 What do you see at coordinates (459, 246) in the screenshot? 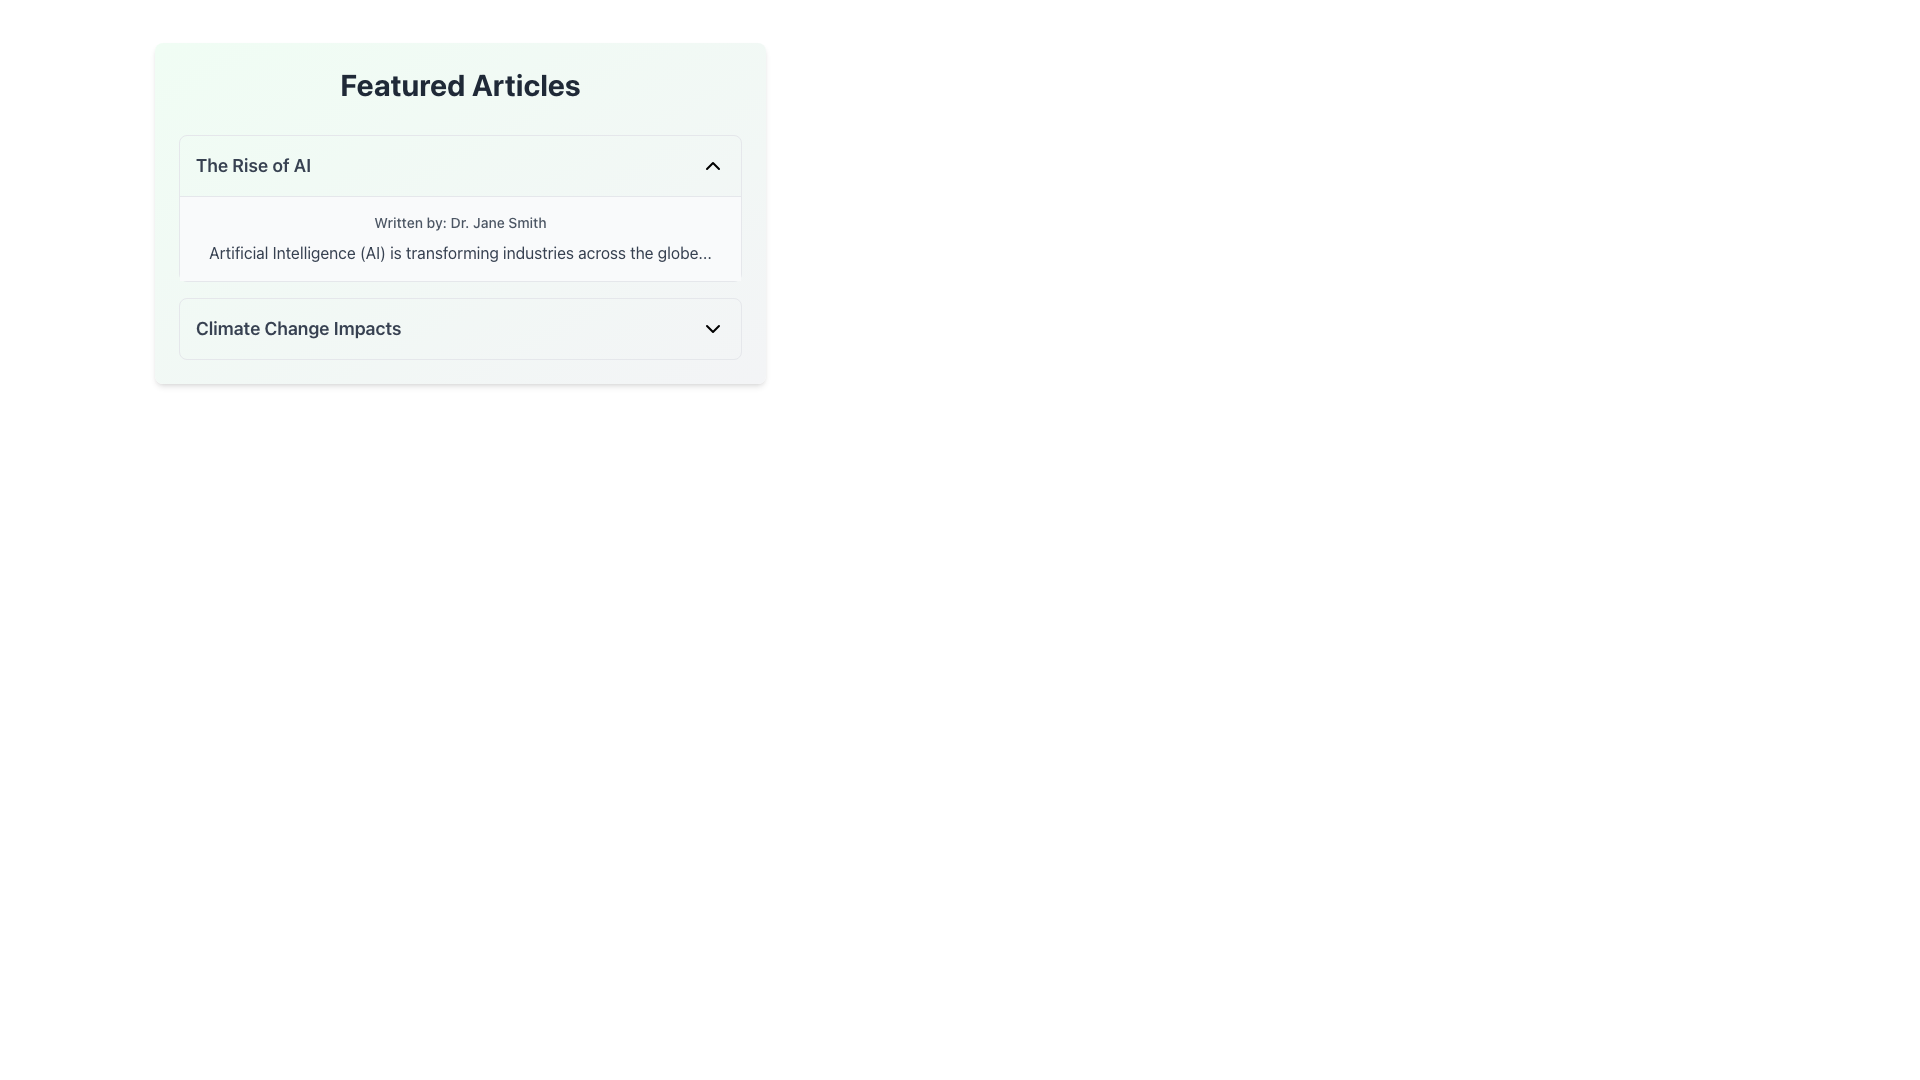
I see `the text content preview block for the article about Artificial Intelligence, located under the 'Featured Articles' heading in a card layout` at bounding box center [459, 246].